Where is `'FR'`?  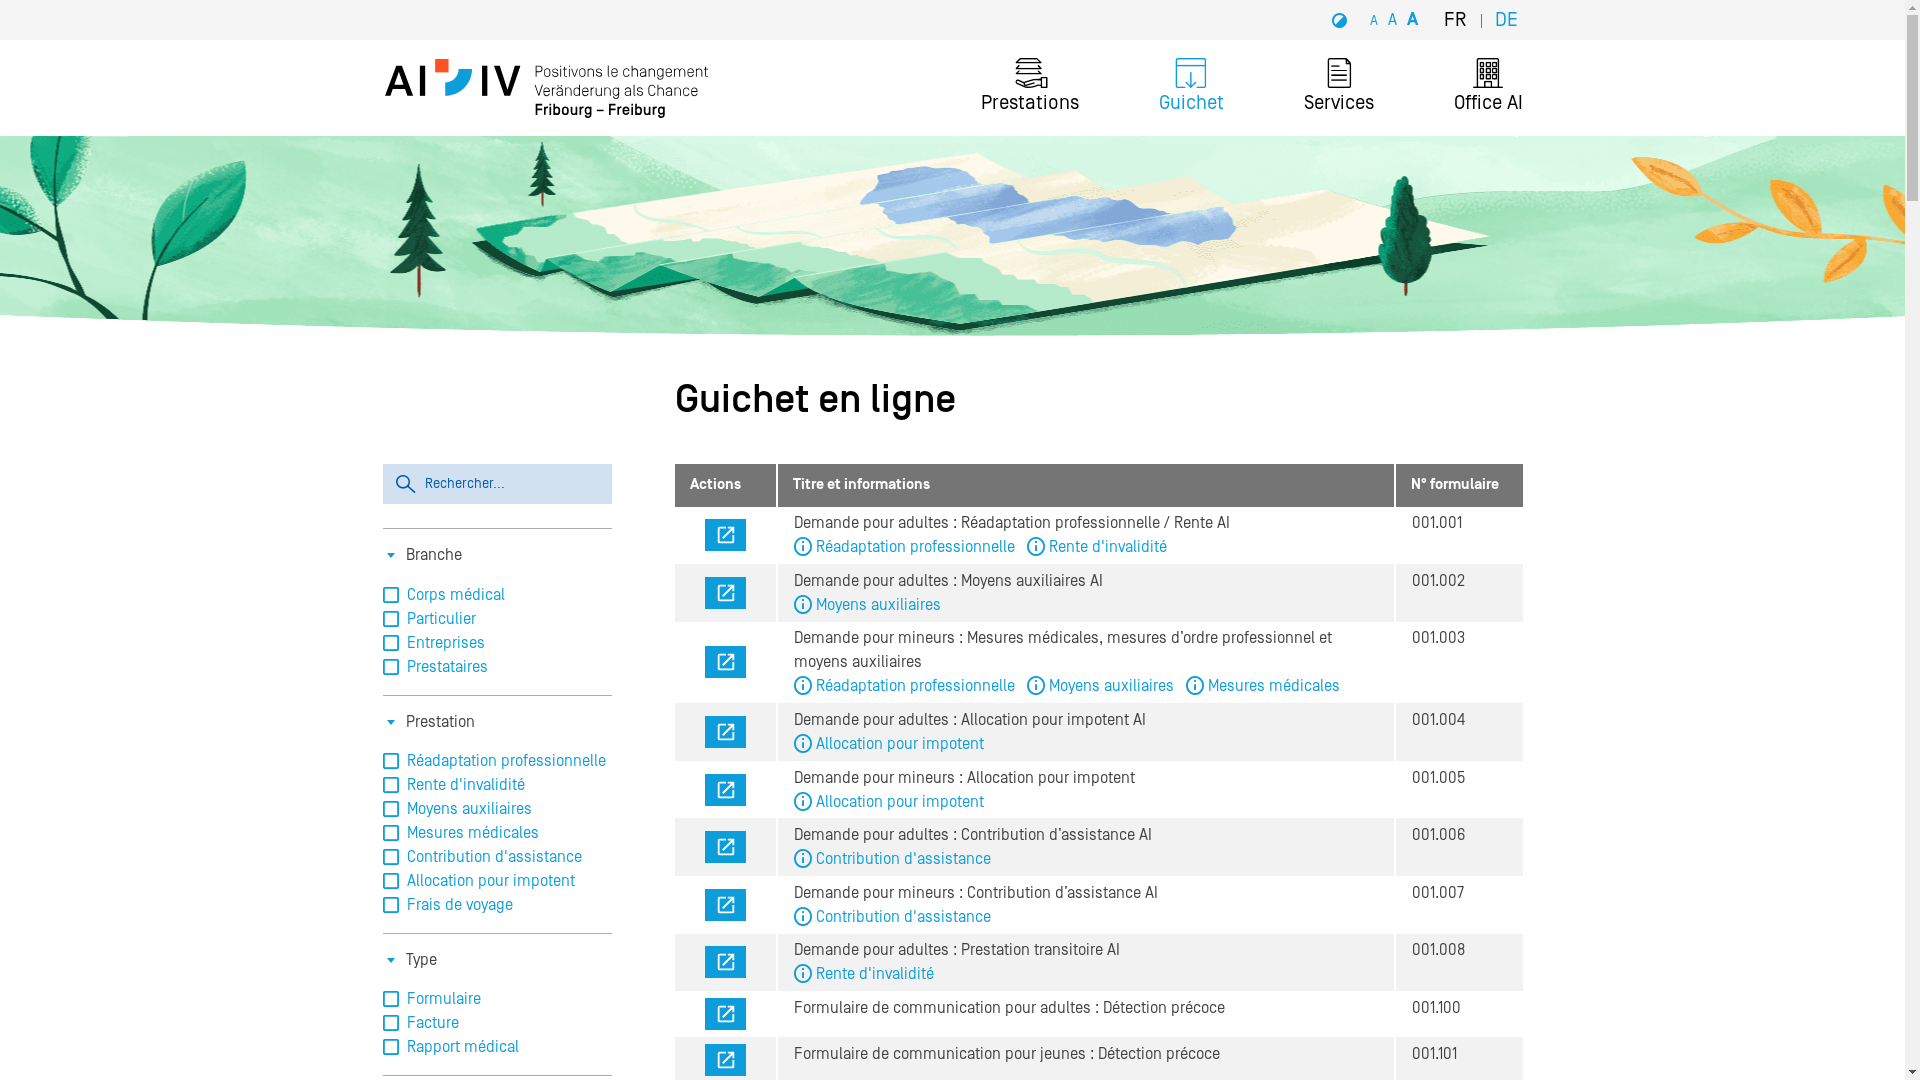
'FR' is located at coordinates (1462, 19).